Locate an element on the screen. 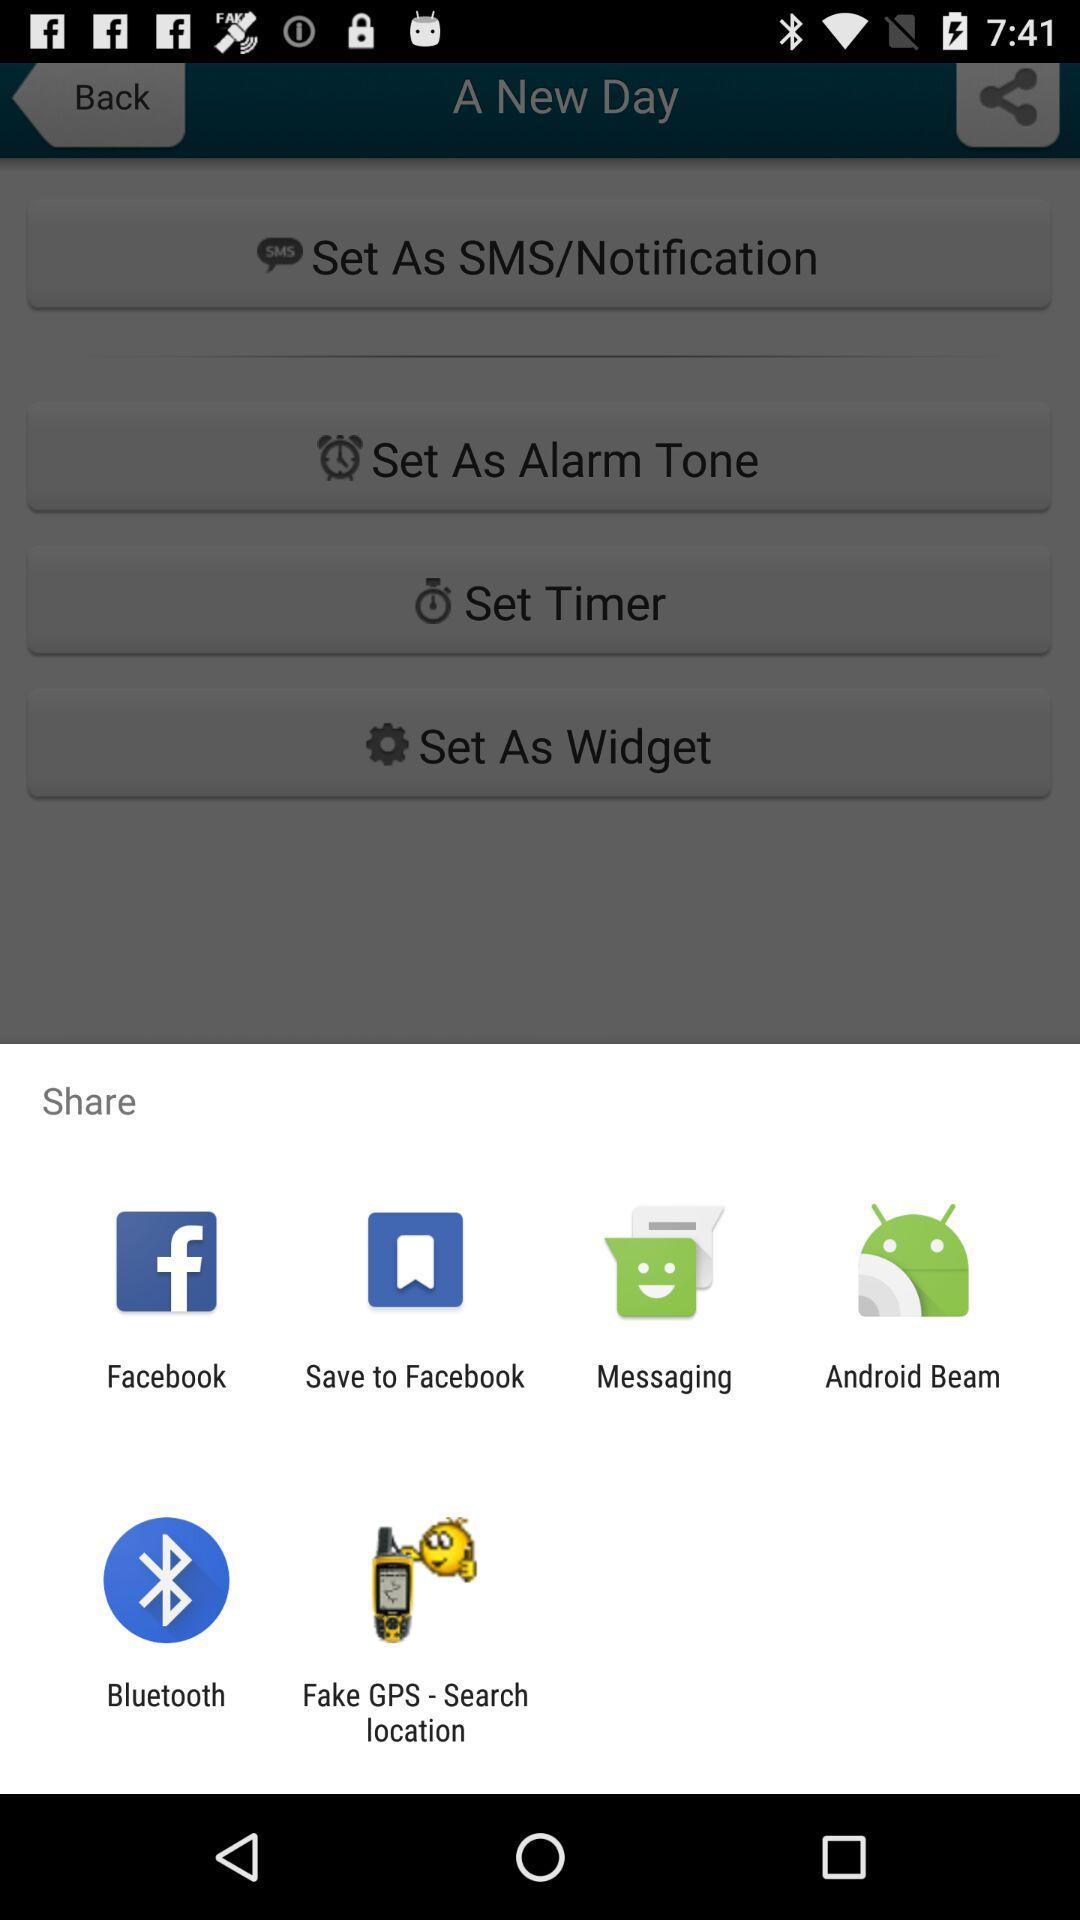 The width and height of the screenshot is (1080, 1920). the app to the left of messaging app is located at coordinates (414, 1392).